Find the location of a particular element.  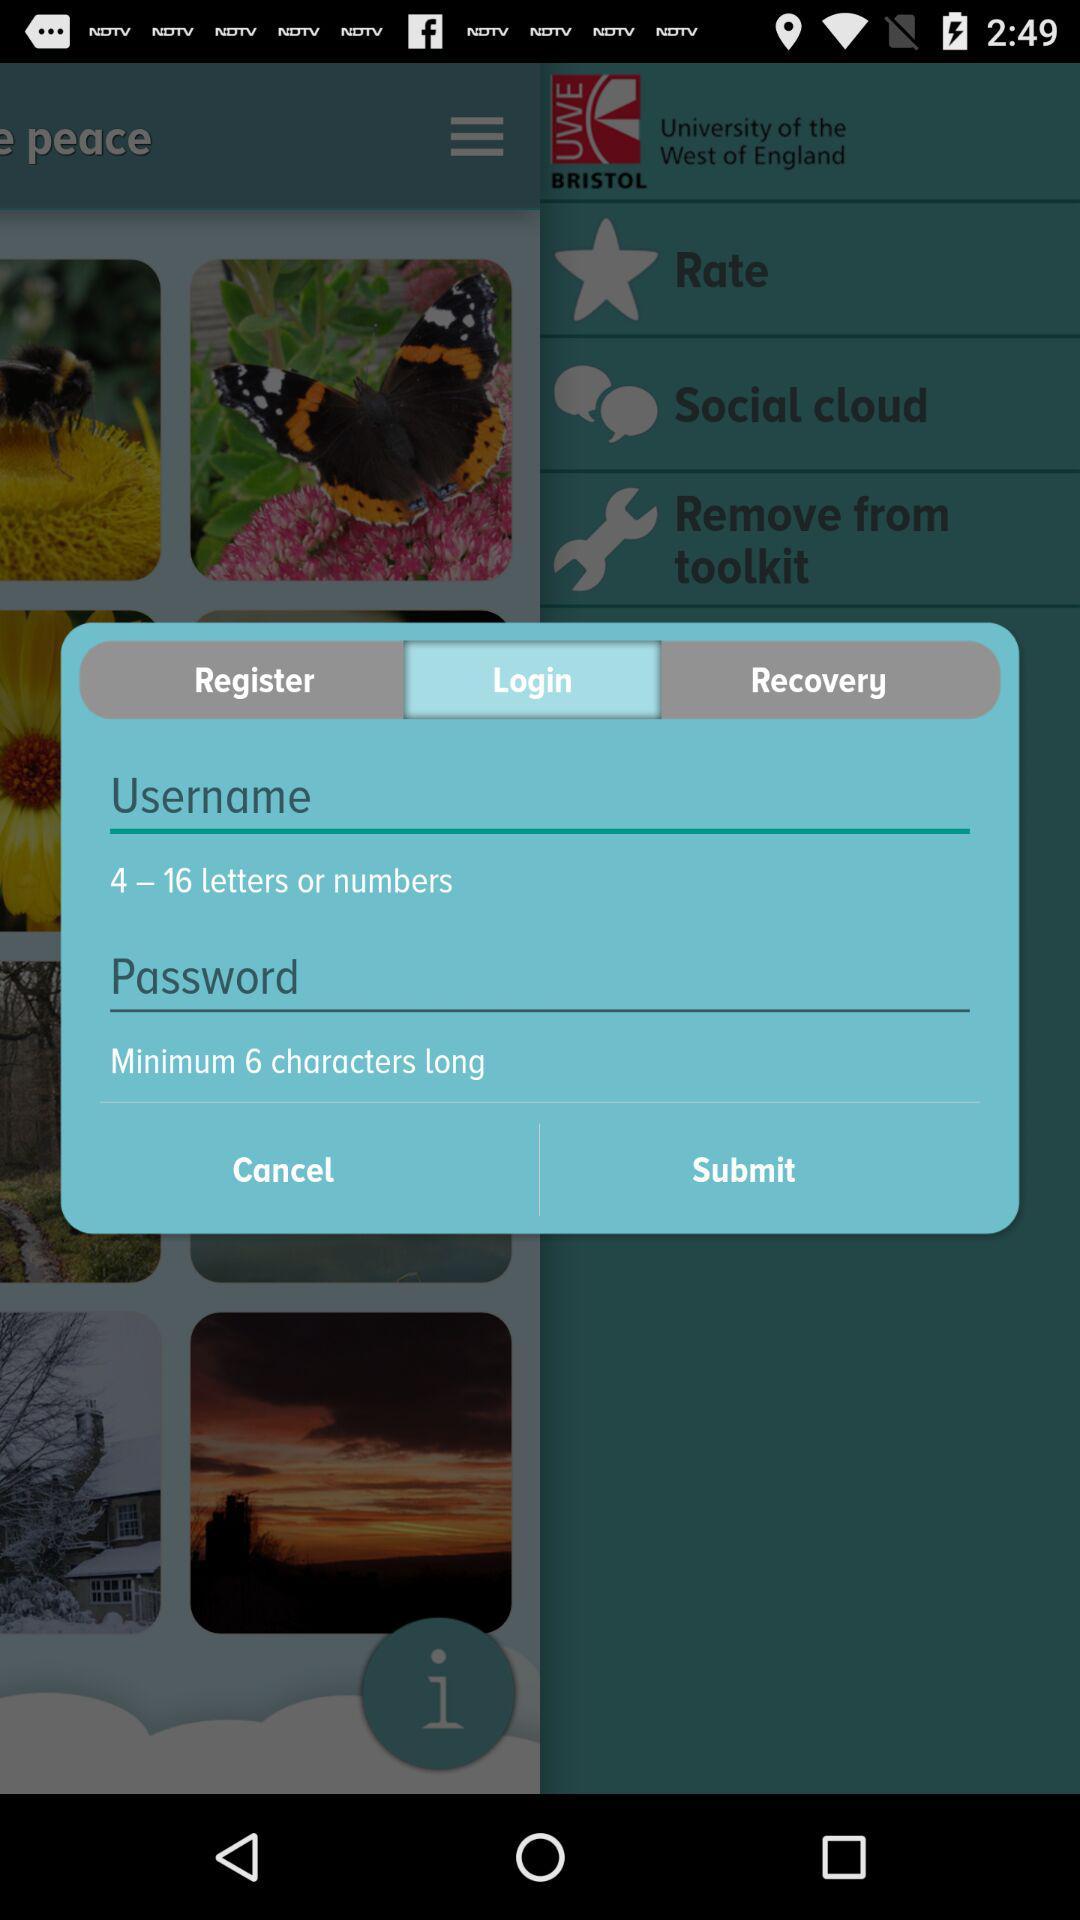

item above the 4 16 letters item is located at coordinates (540, 795).